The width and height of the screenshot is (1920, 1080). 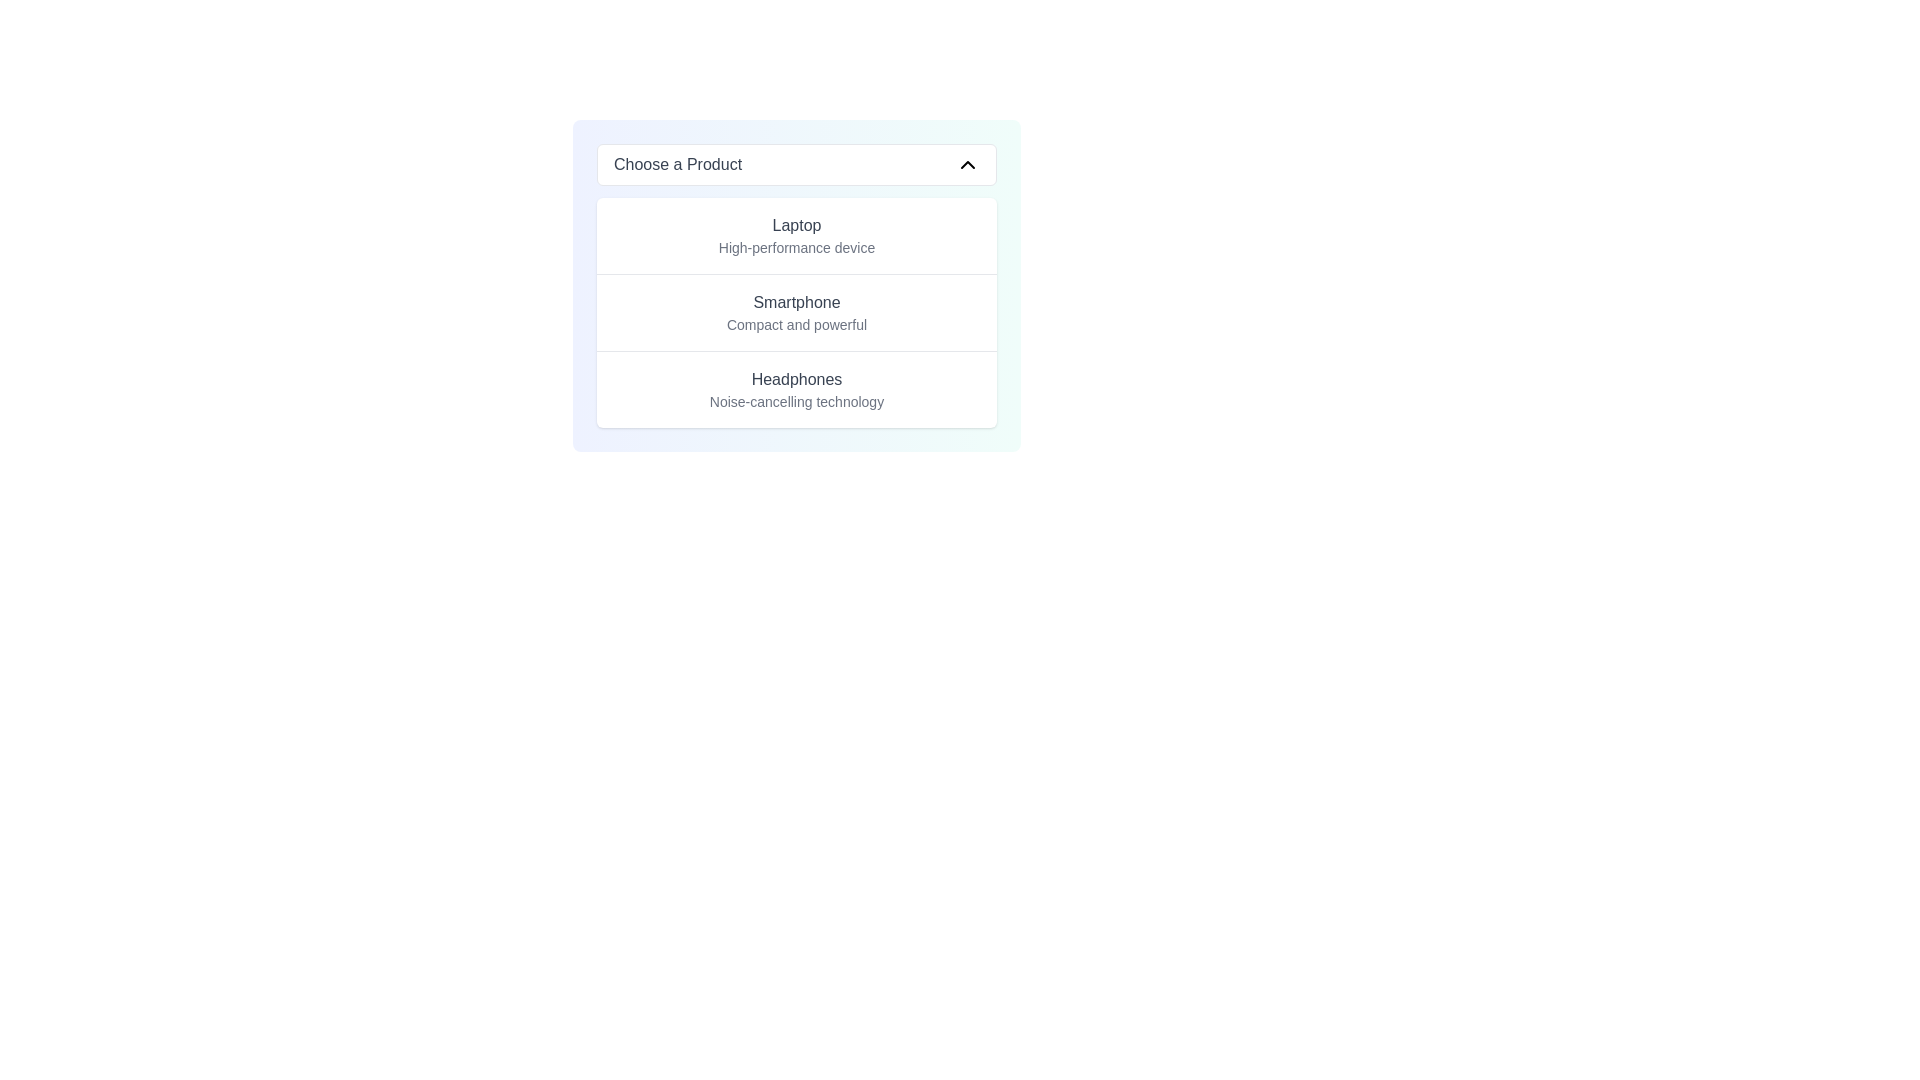 I want to click on the label with the text 'Compact and powerful,' which is positioned below the 'Smartphone' label and is styled in gray color, so click(x=795, y=323).